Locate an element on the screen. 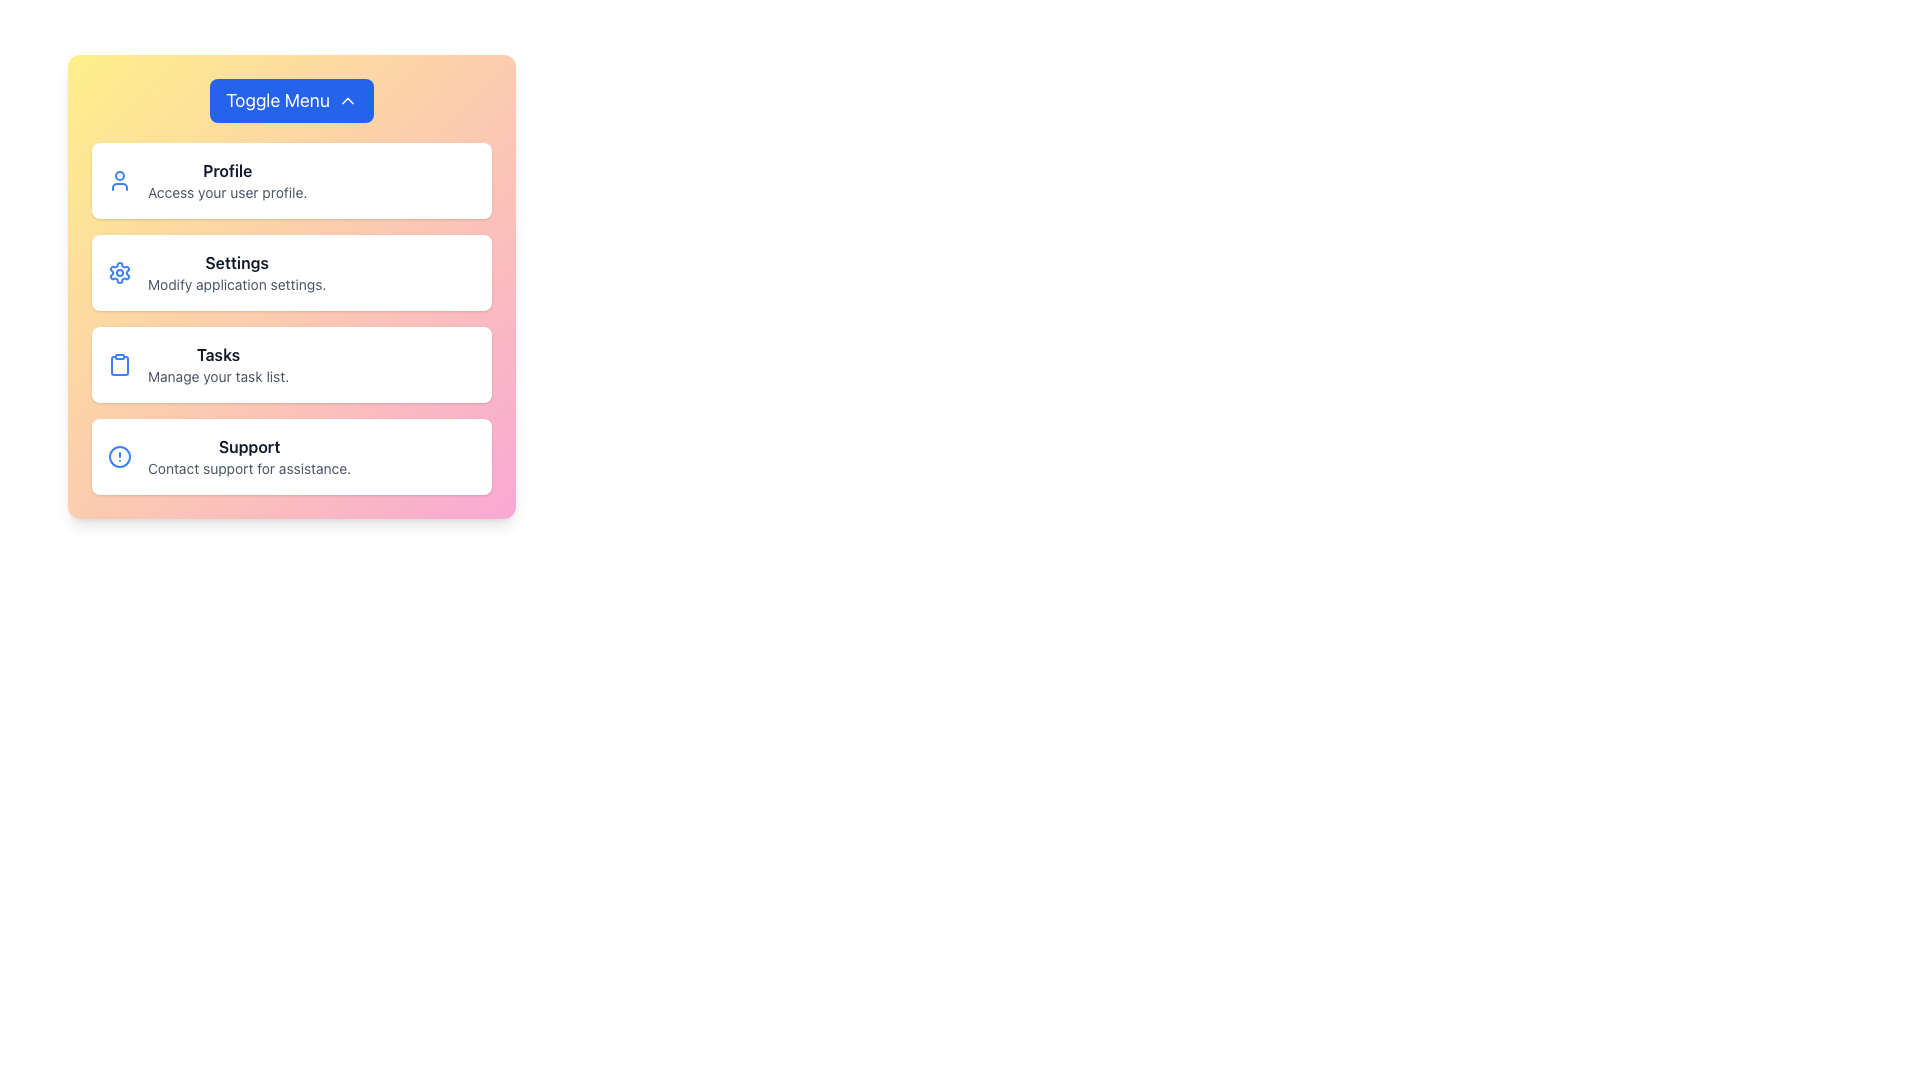  the 'Support' text label is located at coordinates (248, 446).